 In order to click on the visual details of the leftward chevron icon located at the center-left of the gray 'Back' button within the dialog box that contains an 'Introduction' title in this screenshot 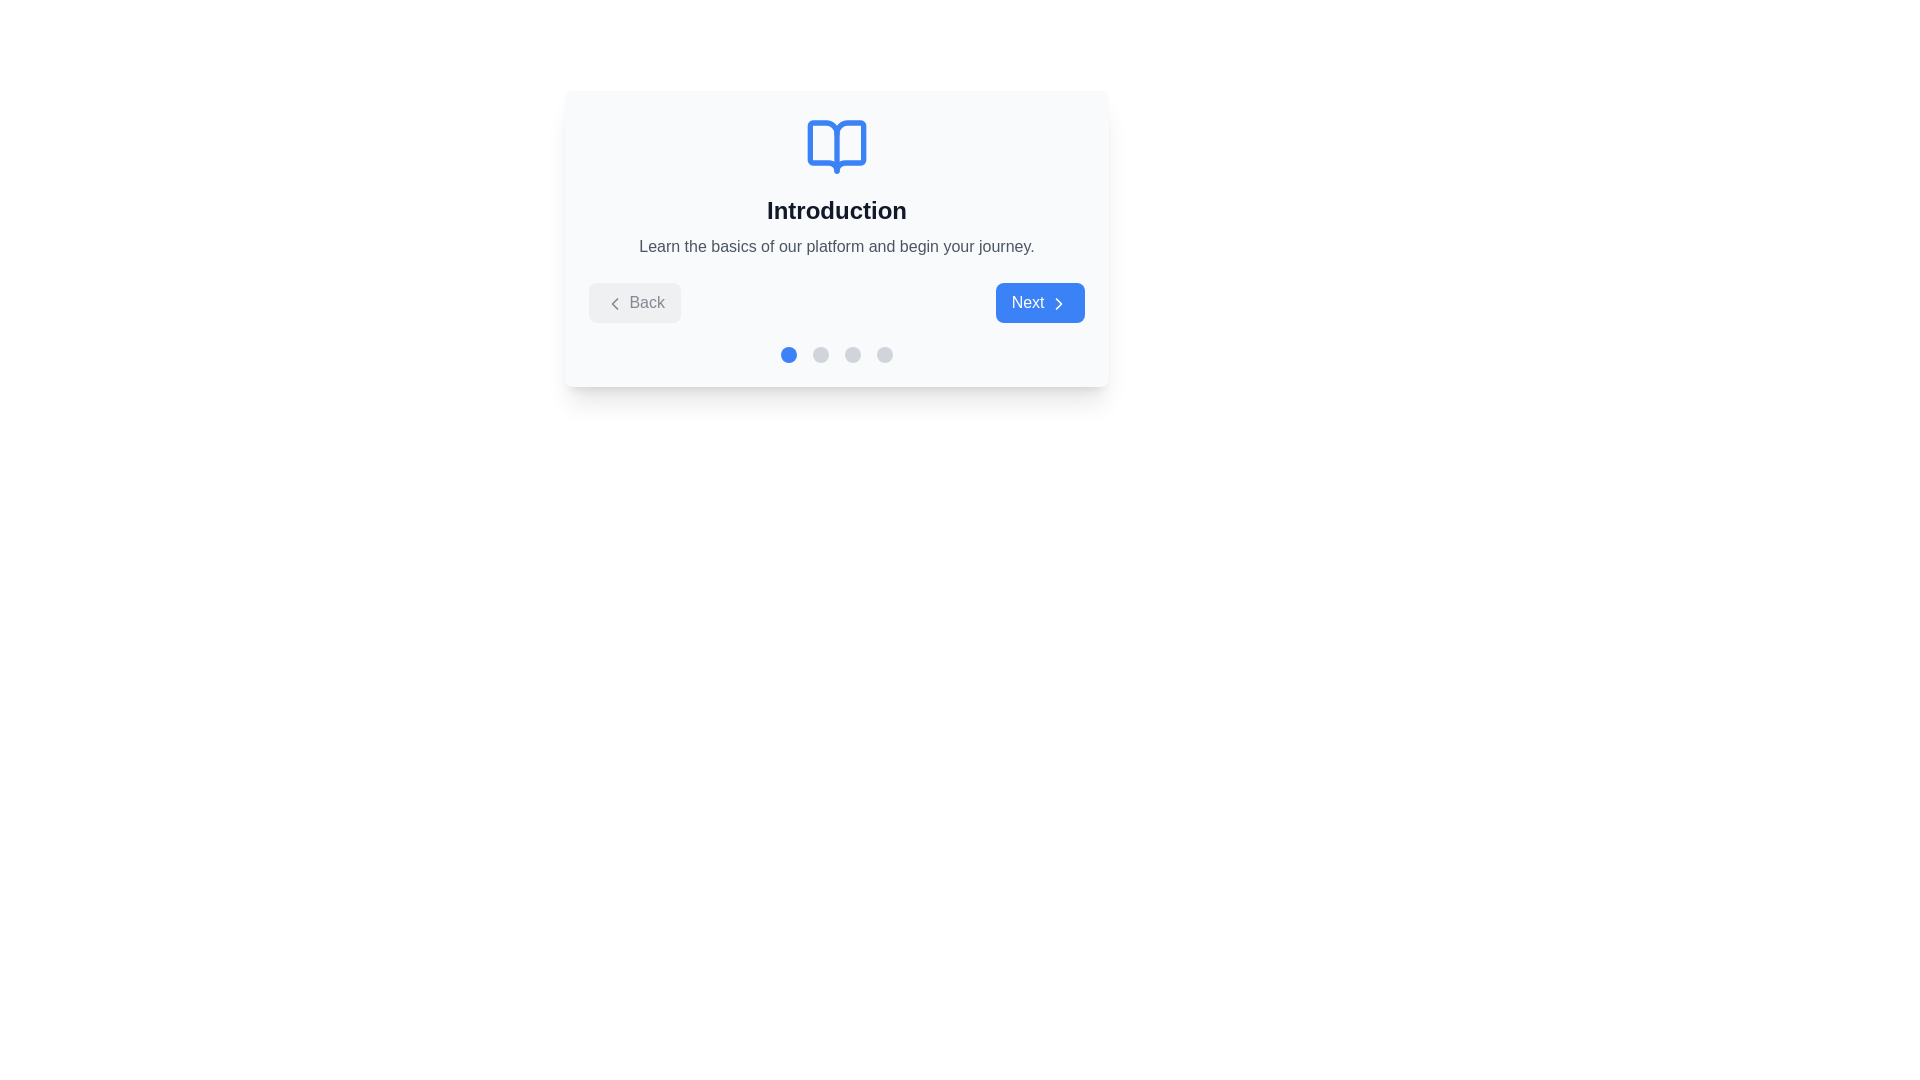, I will do `click(613, 303)`.